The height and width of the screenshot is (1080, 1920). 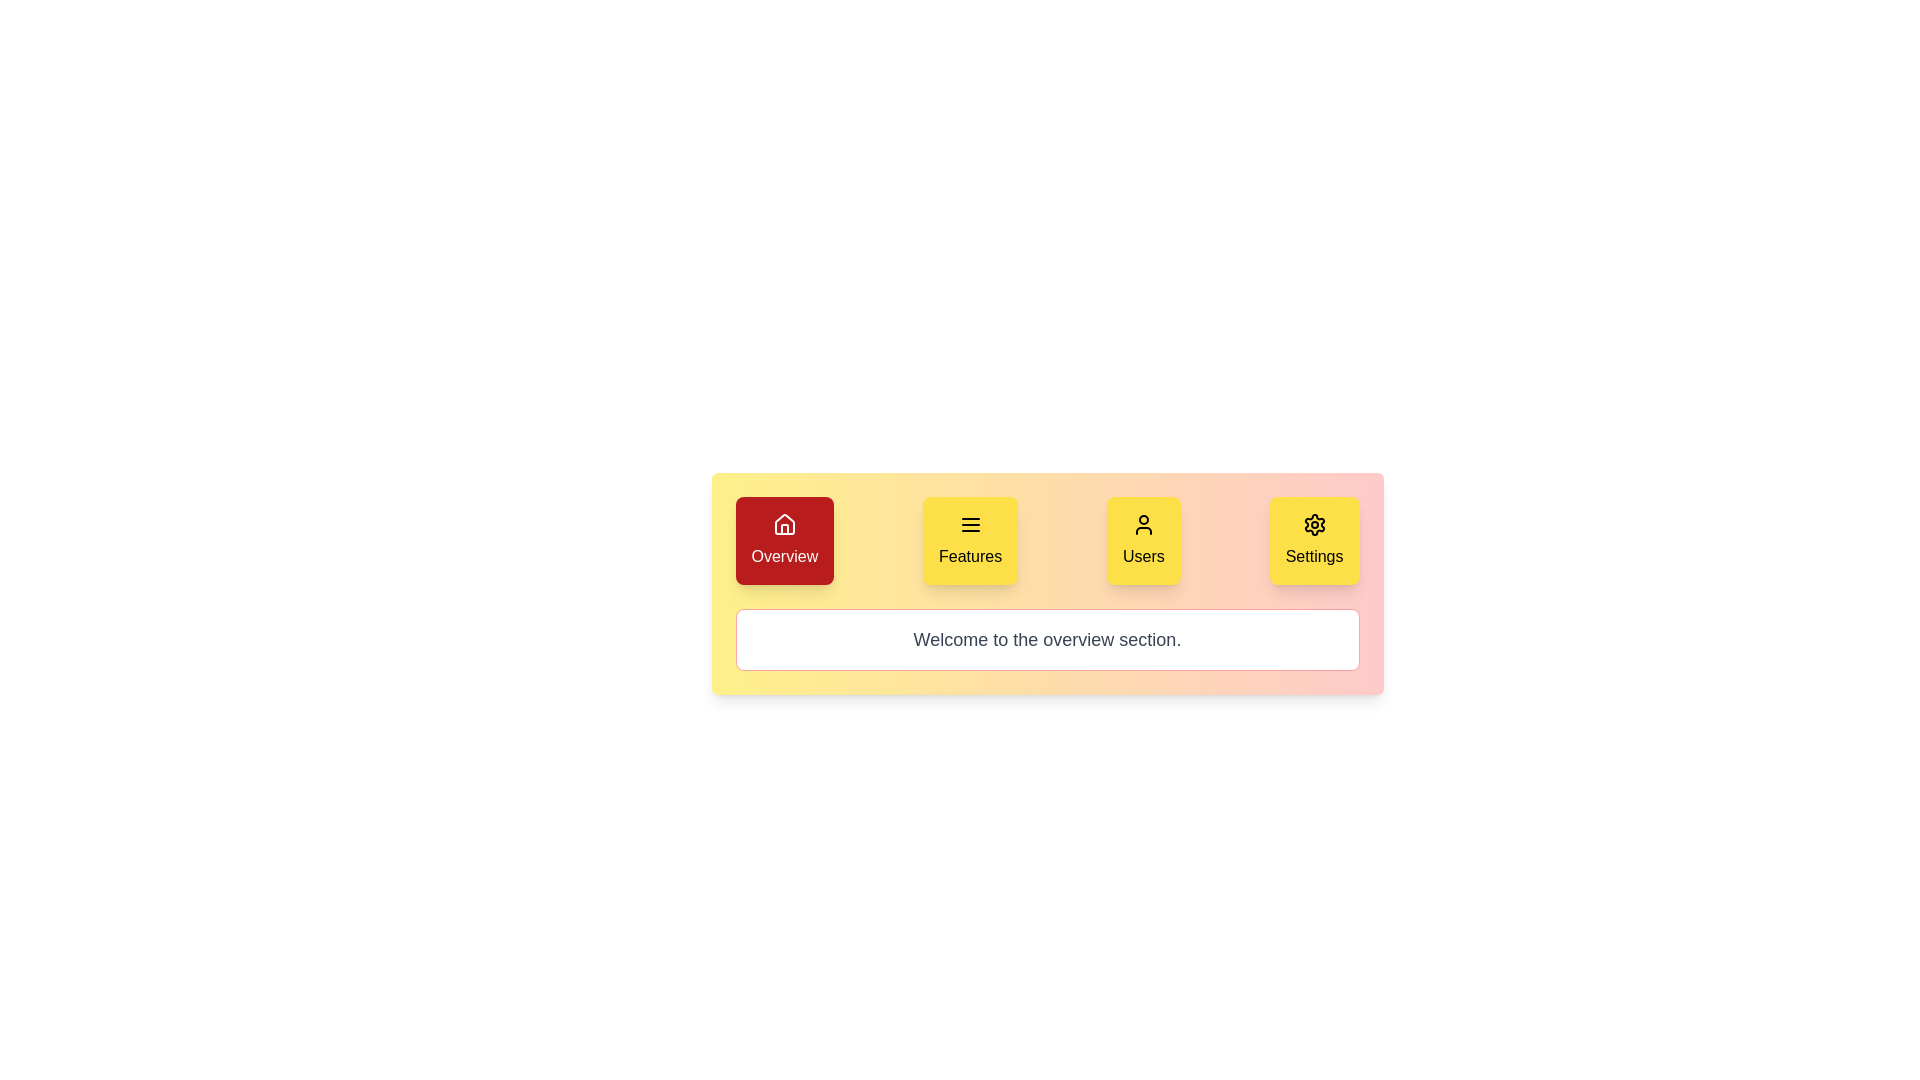 What do you see at coordinates (1143, 540) in the screenshot?
I see `the Users tab to switch to it` at bounding box center [1143, 540].